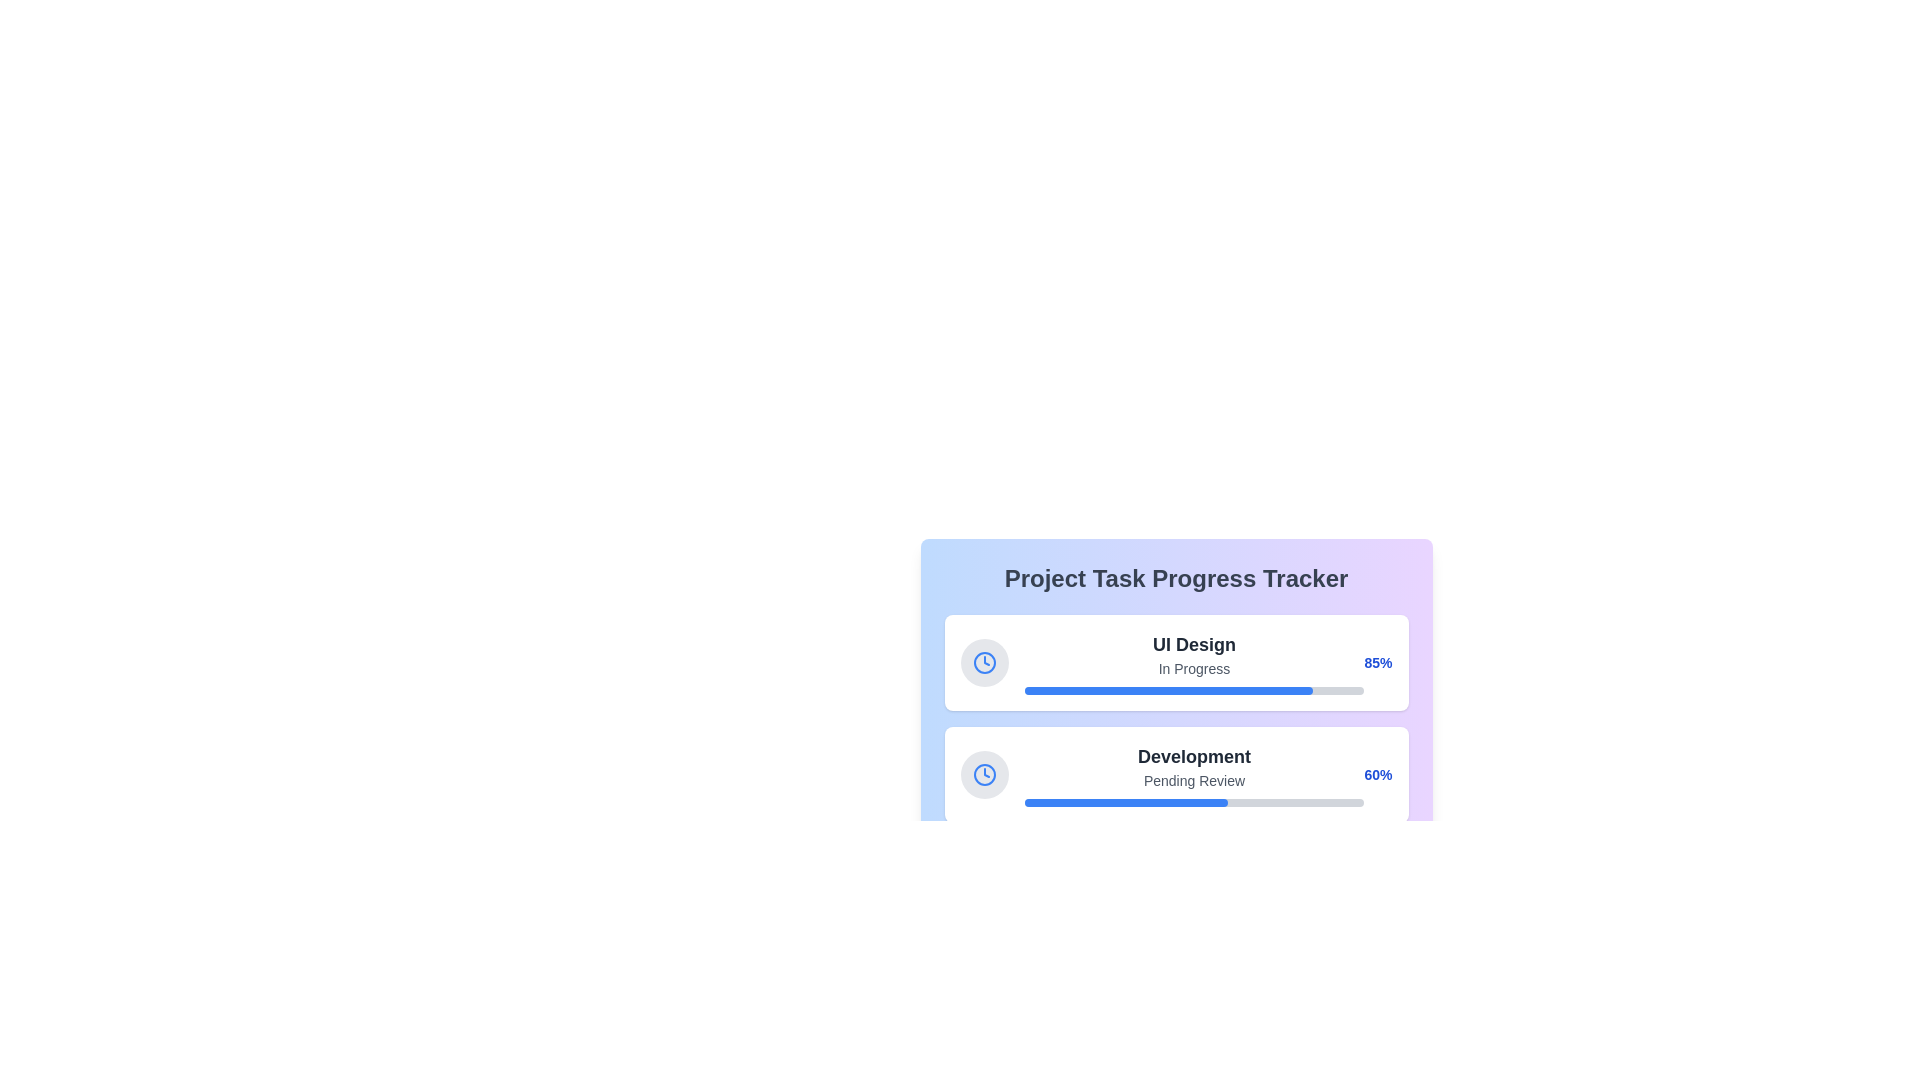 The height and width of the screenshot is (1080, 1920). Describe the element at coordinates (1377, 663) in the screenshot. I see `the Text Label that indicates the completion percentage for the 'UI Design' progress task card, located to the right of the 'In Progress' text` at that location.